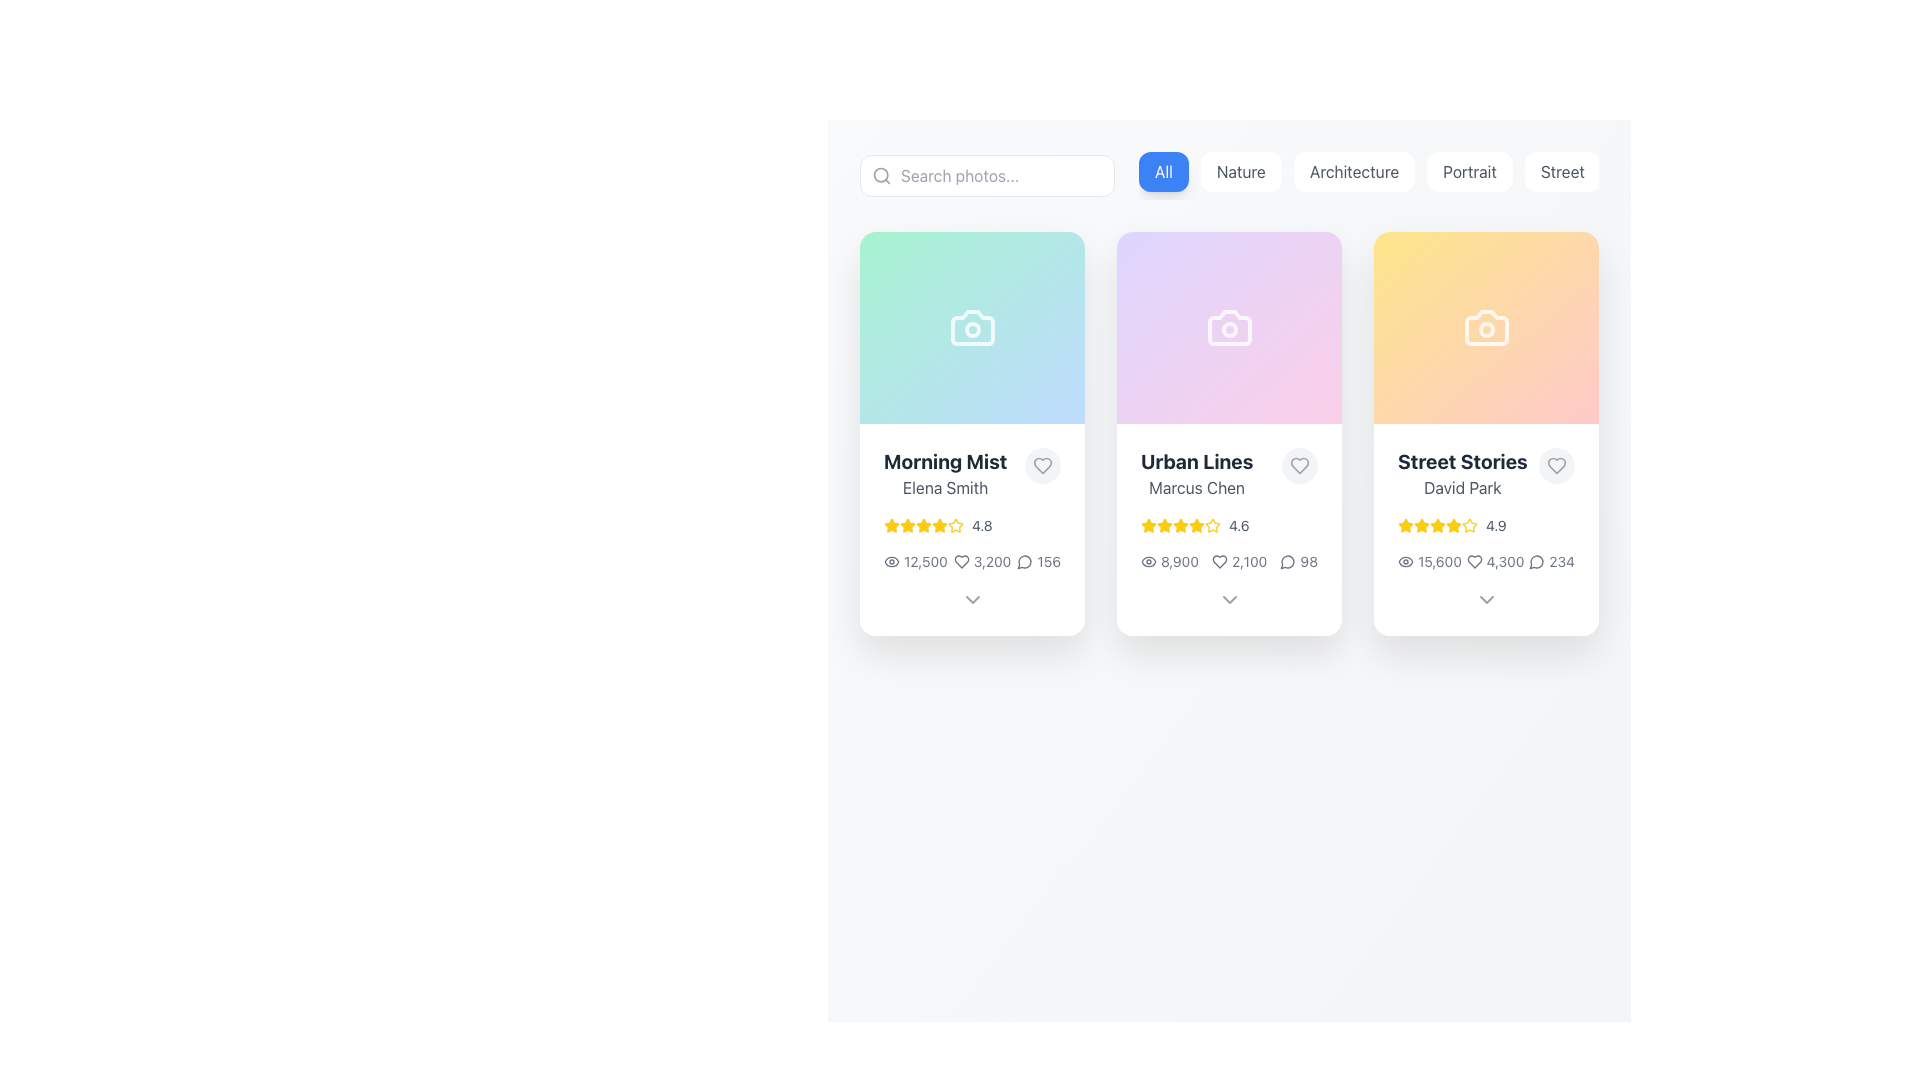 This screenshot has height=1080, width=1920. Describe the element at coordinates (1228, 326) in the screenshot. I see `the camera icon located centrally in the second card of a three-card layout with a violet-to-pink gradient background` at that location.